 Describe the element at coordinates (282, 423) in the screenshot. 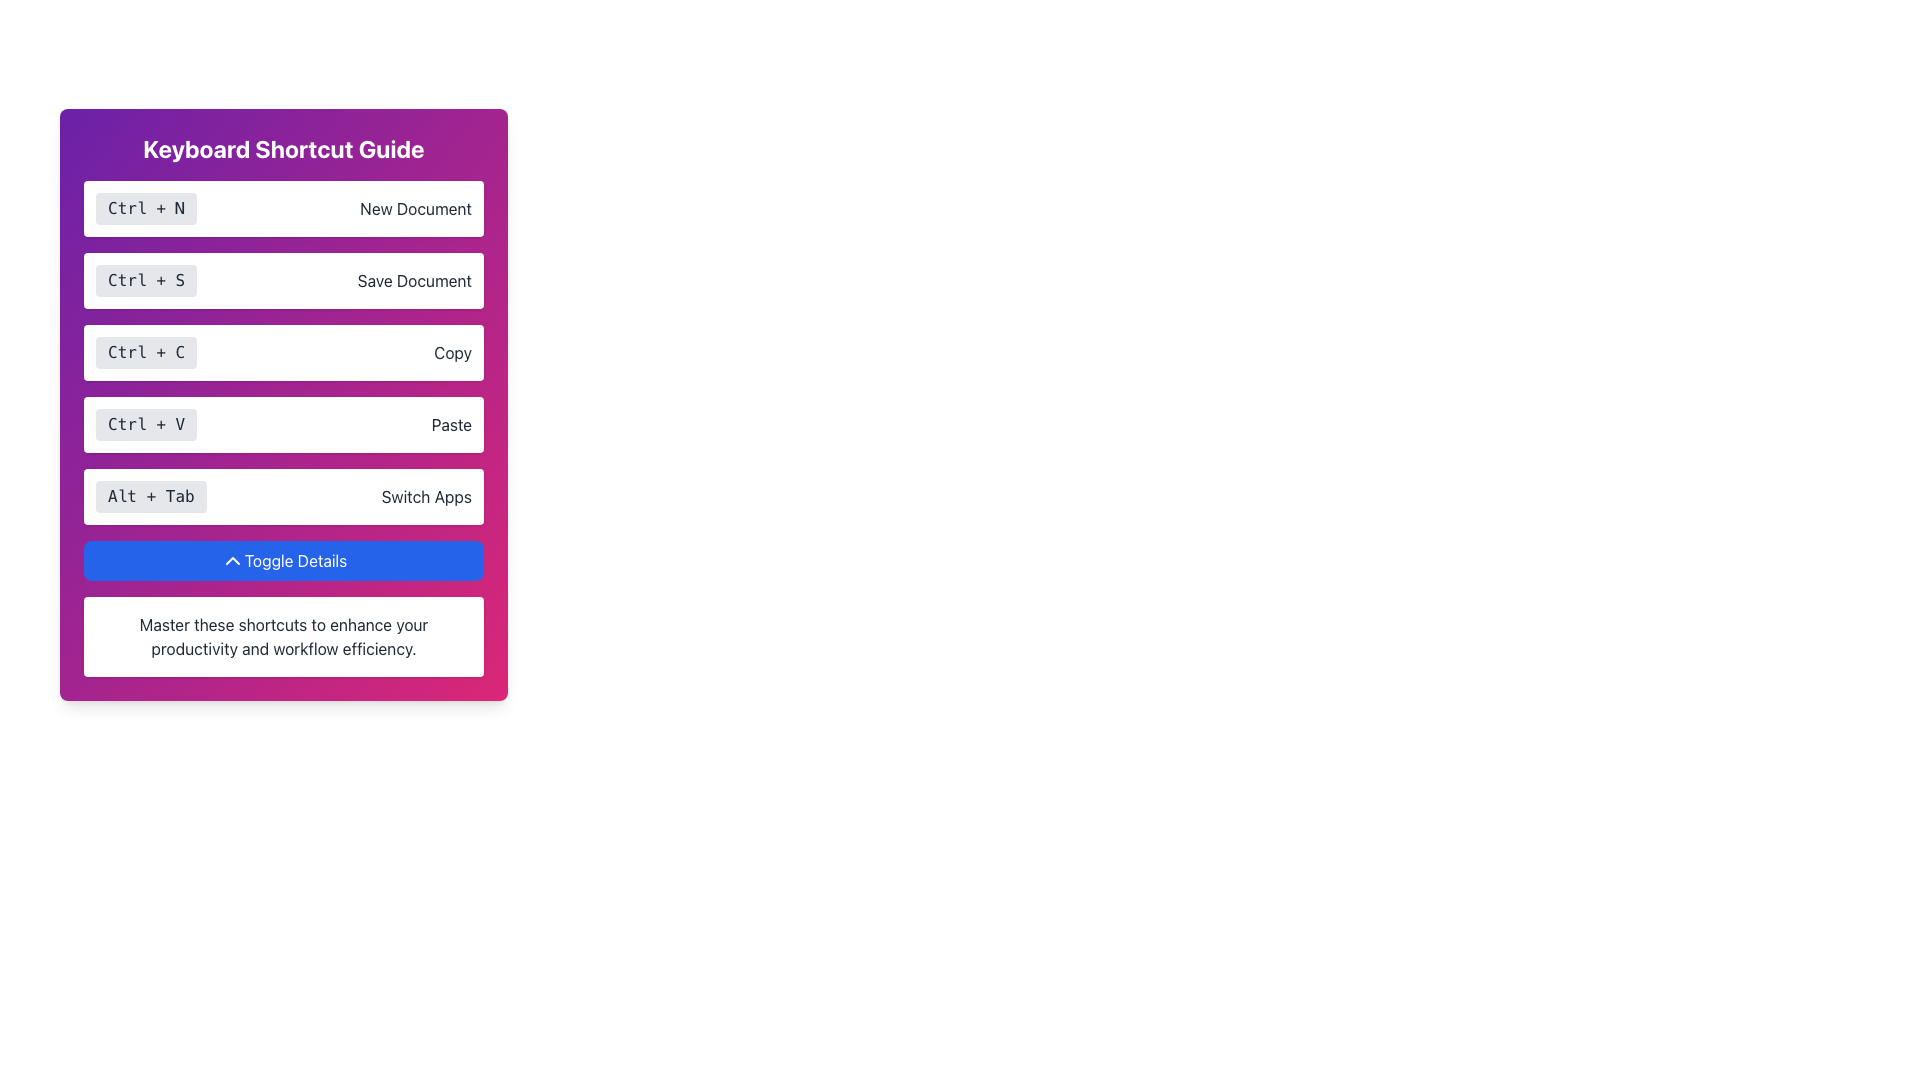

I see `the informational row that describes the 'Paste' functionality with the keyboard shortcut 'Ctrl + V', which is the fourth row in the 'Keyboard Shortcut Guide'` at that location.